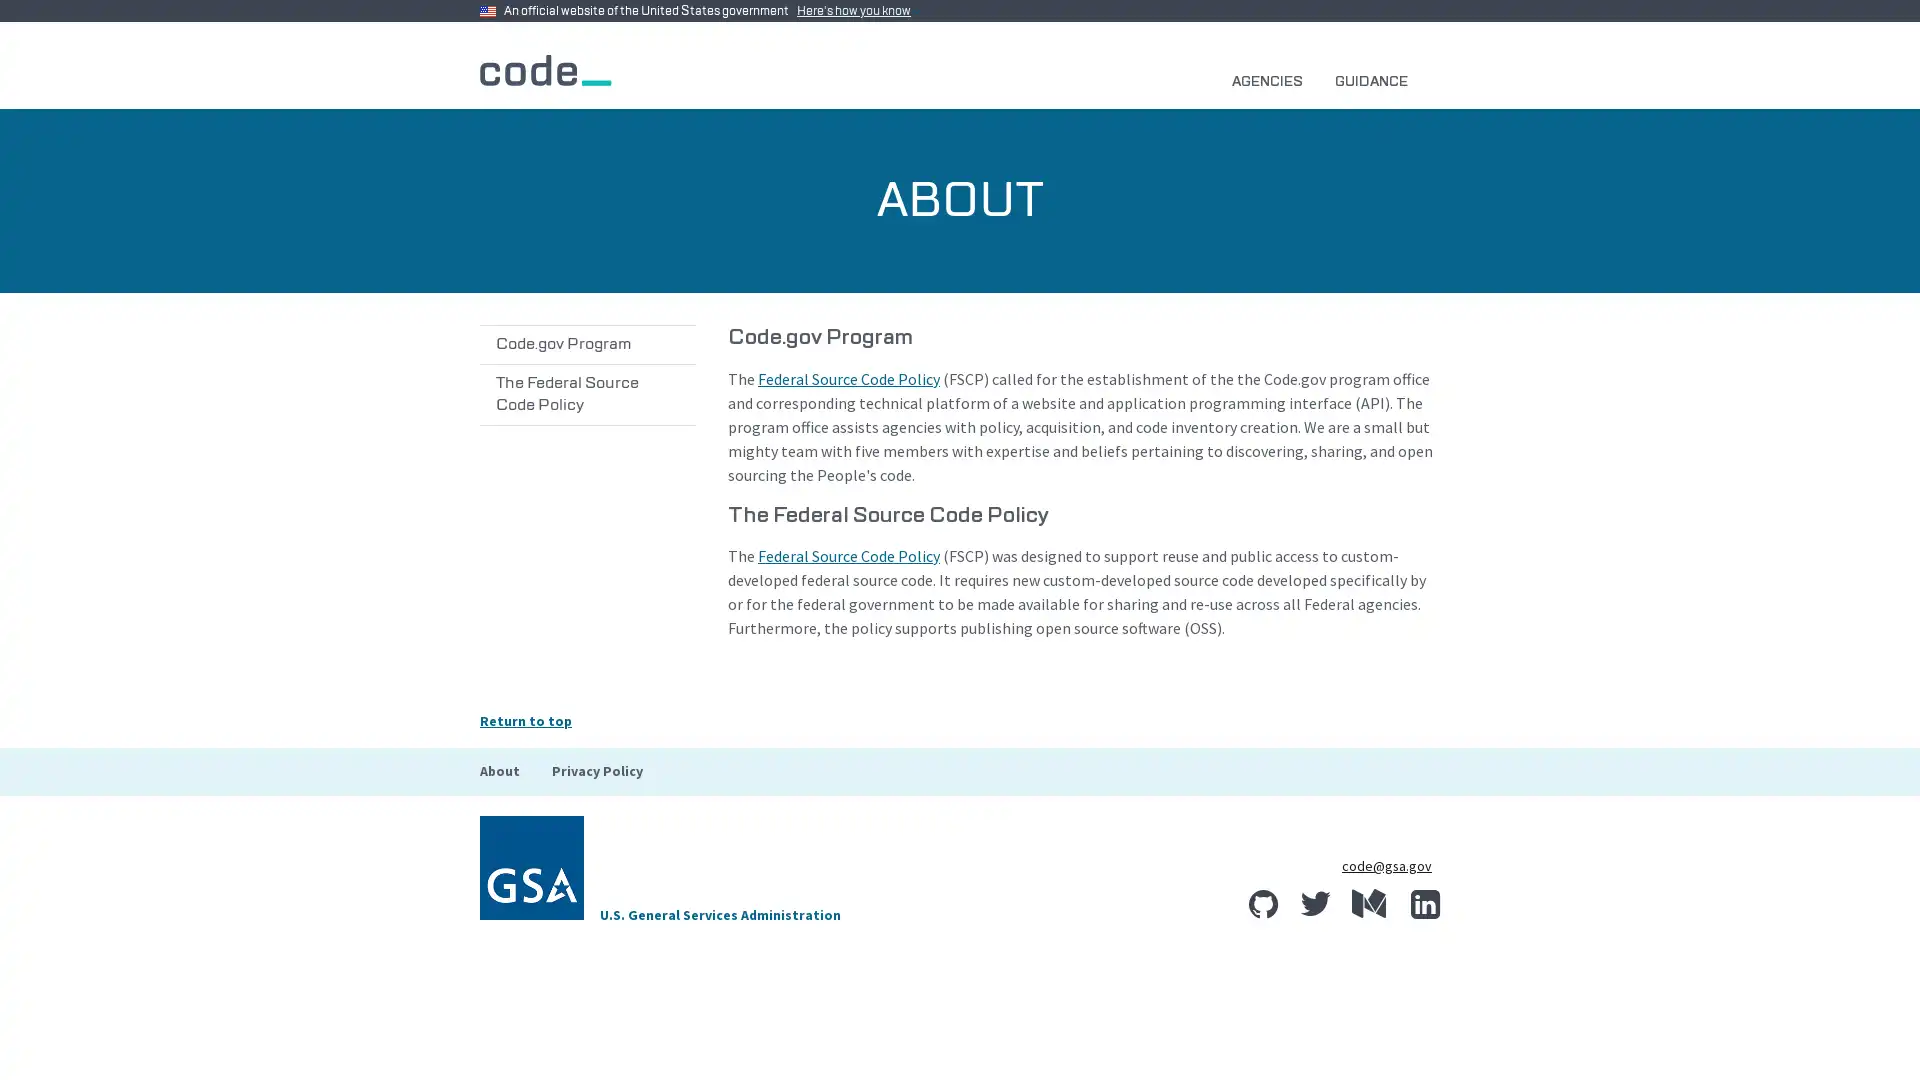 This screenshot has height=1080, width=1920. Describe the element at coordinates (1378, 80) in the screenshot. I see `GUIDANCE` at that location.